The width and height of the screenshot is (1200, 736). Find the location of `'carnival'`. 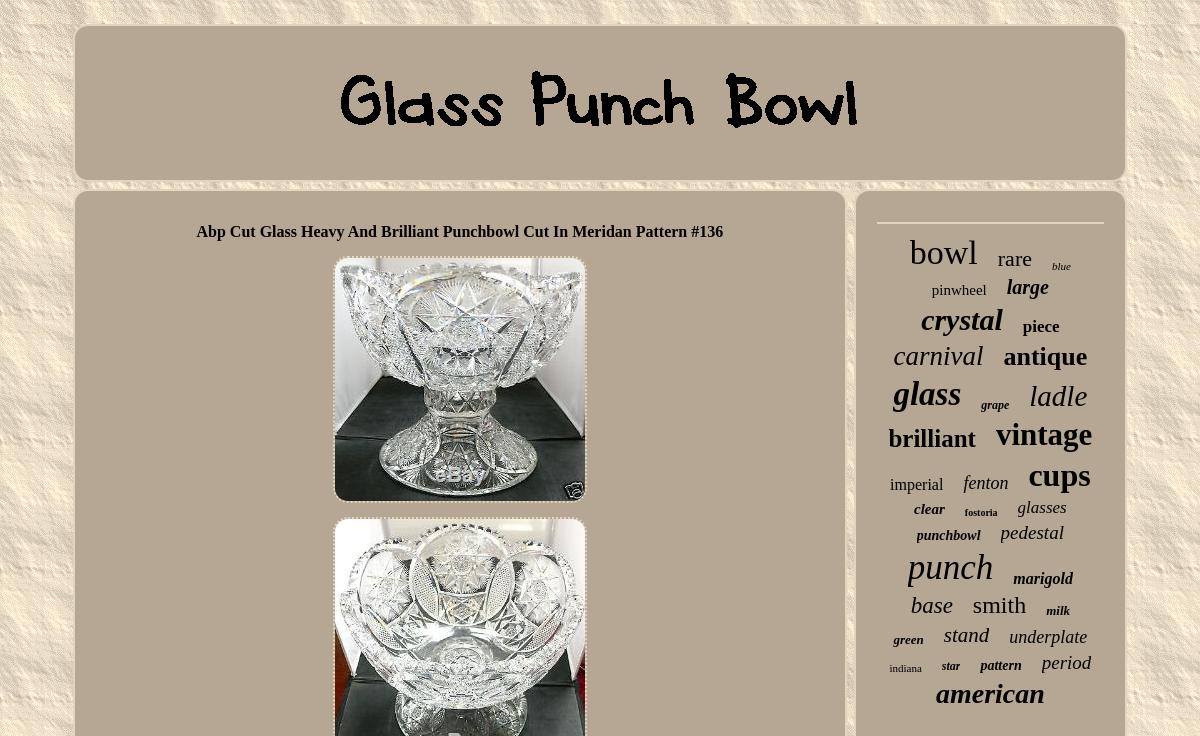

'carnival' is located at coordinates (938, 356).